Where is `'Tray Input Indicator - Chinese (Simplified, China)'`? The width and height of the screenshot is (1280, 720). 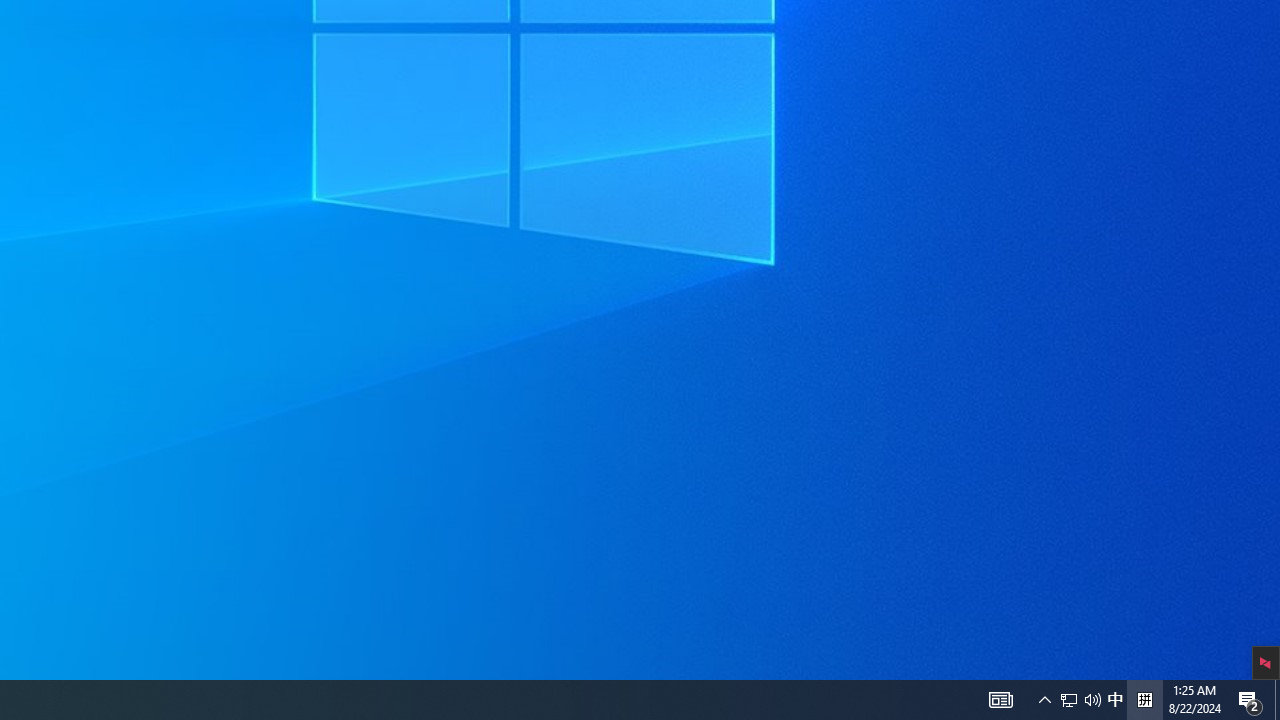 'Tray Input Indicator - Chinese (Simplified, China)' is located at coordinates (1144, 698).